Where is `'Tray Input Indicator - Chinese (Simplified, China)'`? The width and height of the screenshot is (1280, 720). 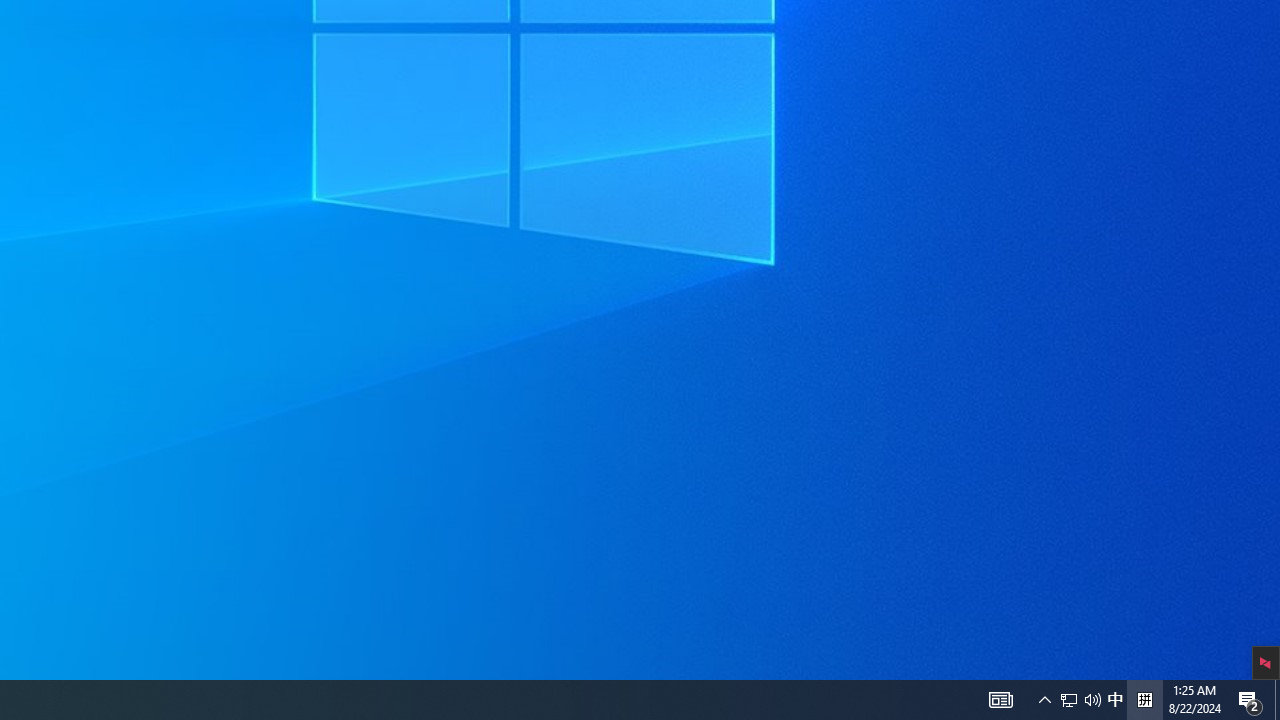 'Tray Input Indicator - Chinese (Simplified, China)' is located at coordinates (1144, 698).